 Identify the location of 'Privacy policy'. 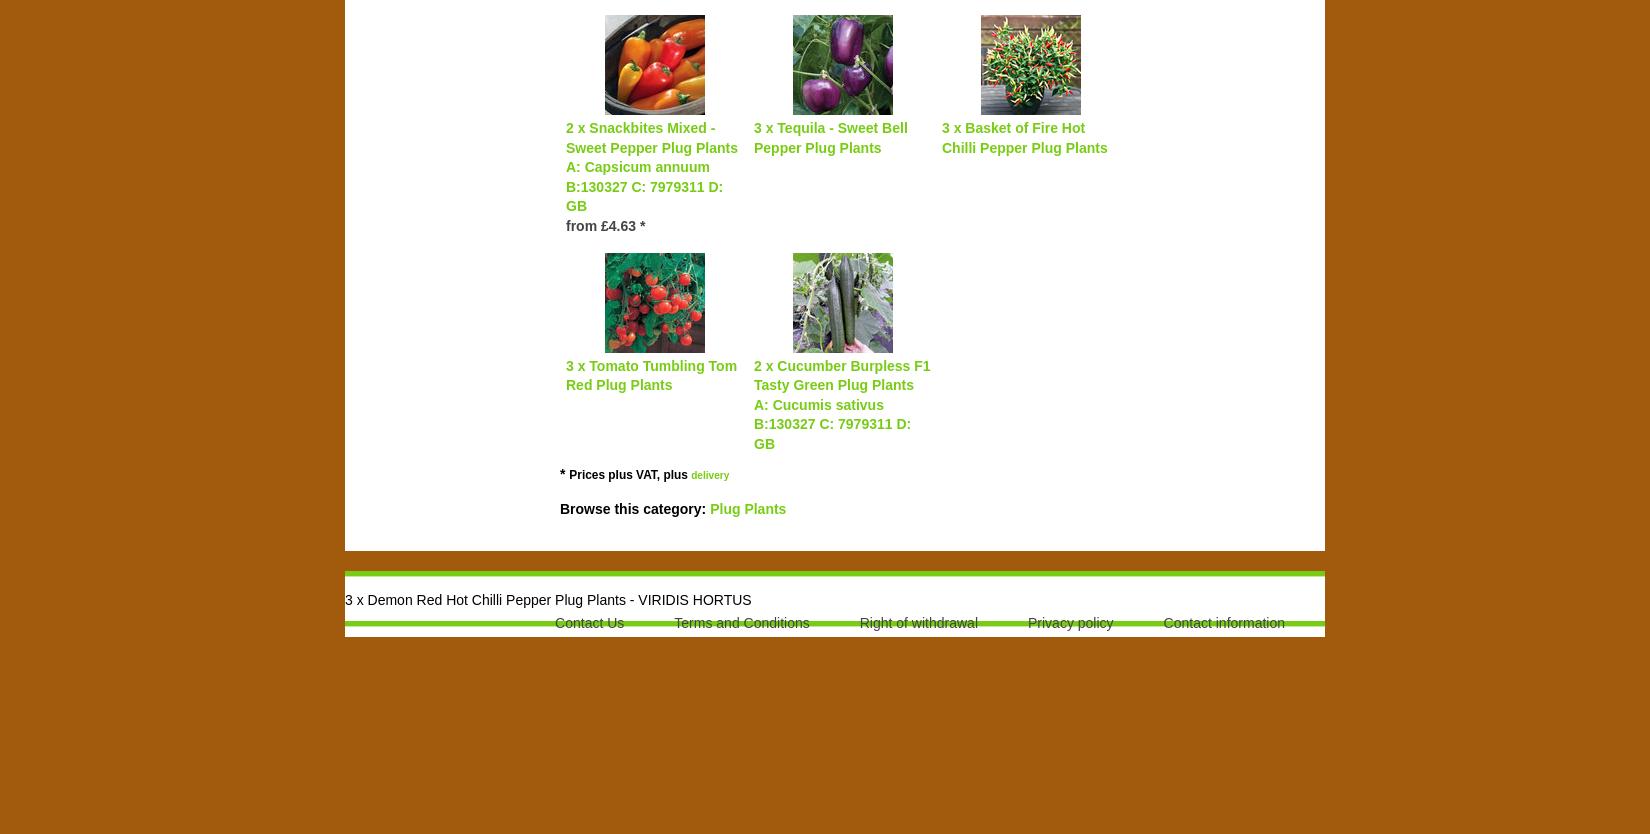
(1070, 622).